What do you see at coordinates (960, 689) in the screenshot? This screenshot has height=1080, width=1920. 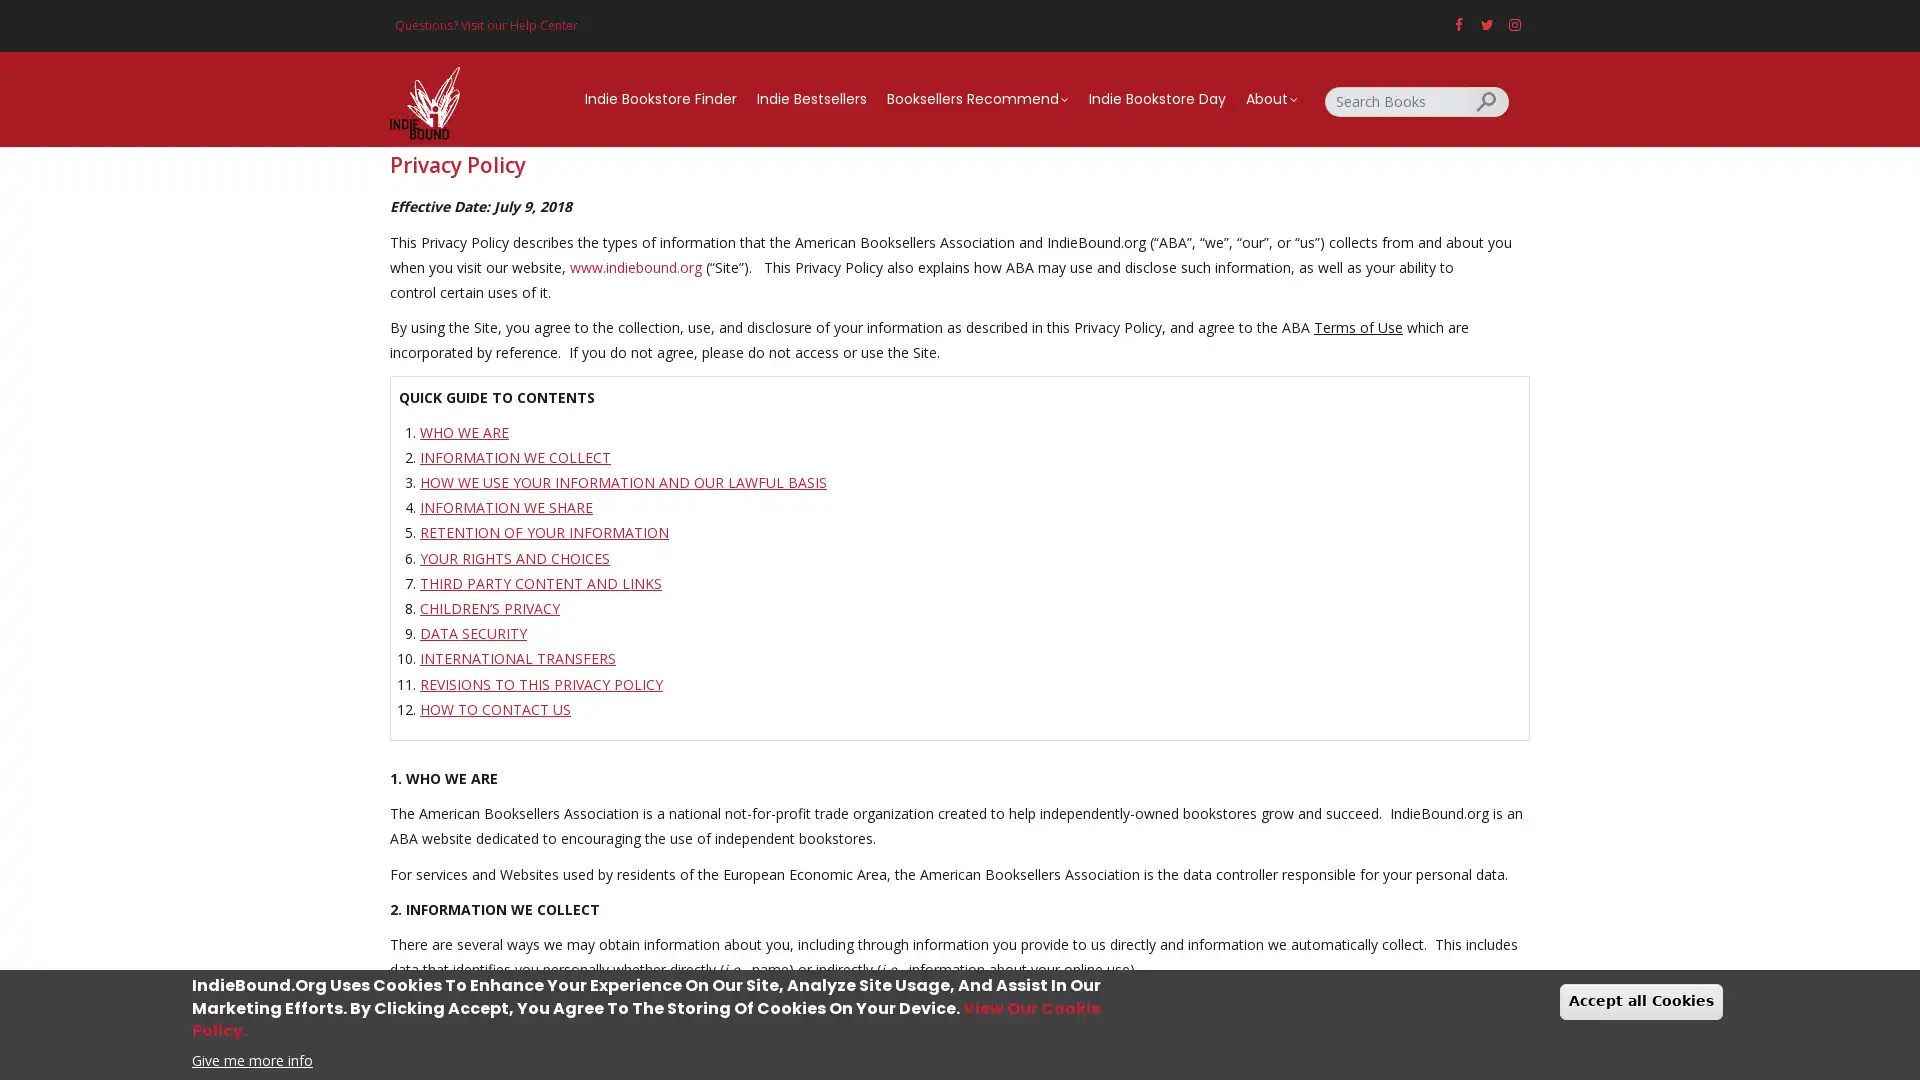 I see `Subscribe` at bounding box center [960, 689].